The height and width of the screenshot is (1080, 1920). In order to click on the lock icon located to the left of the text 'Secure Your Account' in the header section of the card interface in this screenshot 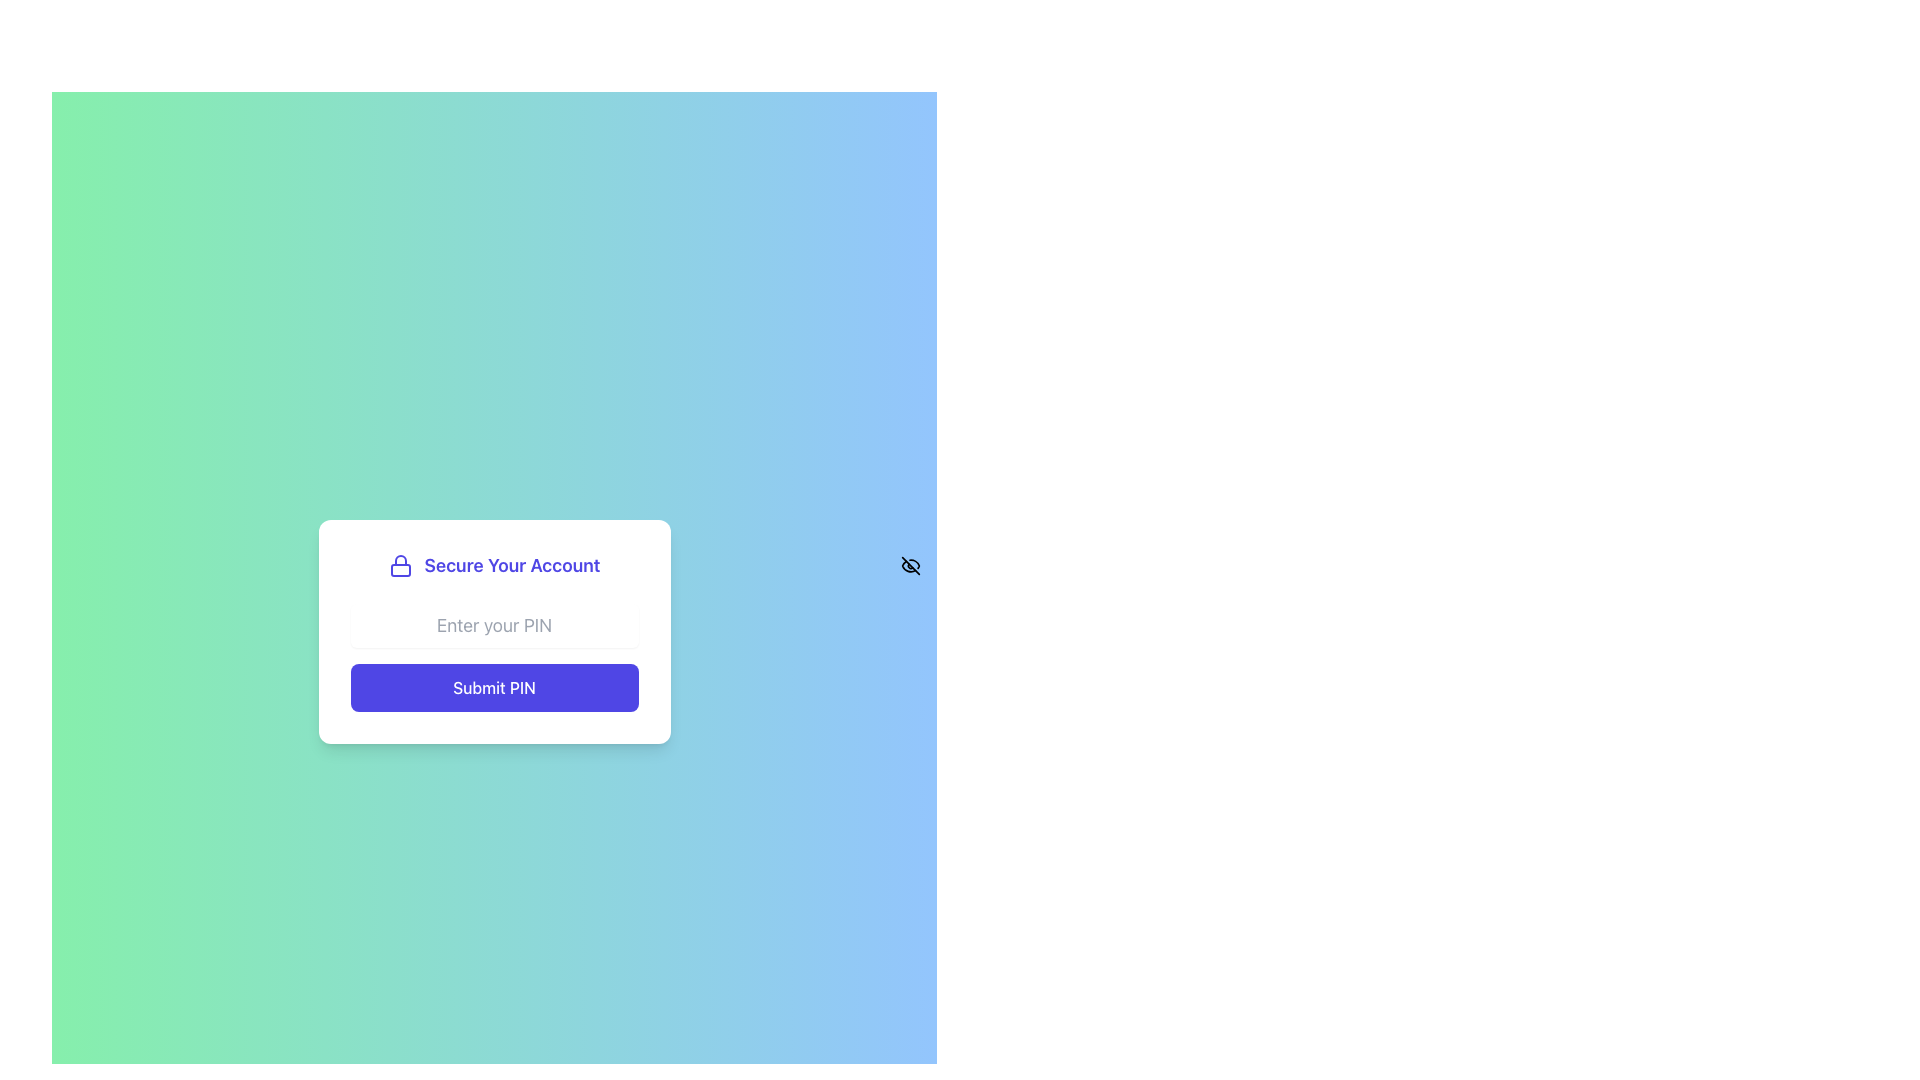, I will do `click(400, 566)`.